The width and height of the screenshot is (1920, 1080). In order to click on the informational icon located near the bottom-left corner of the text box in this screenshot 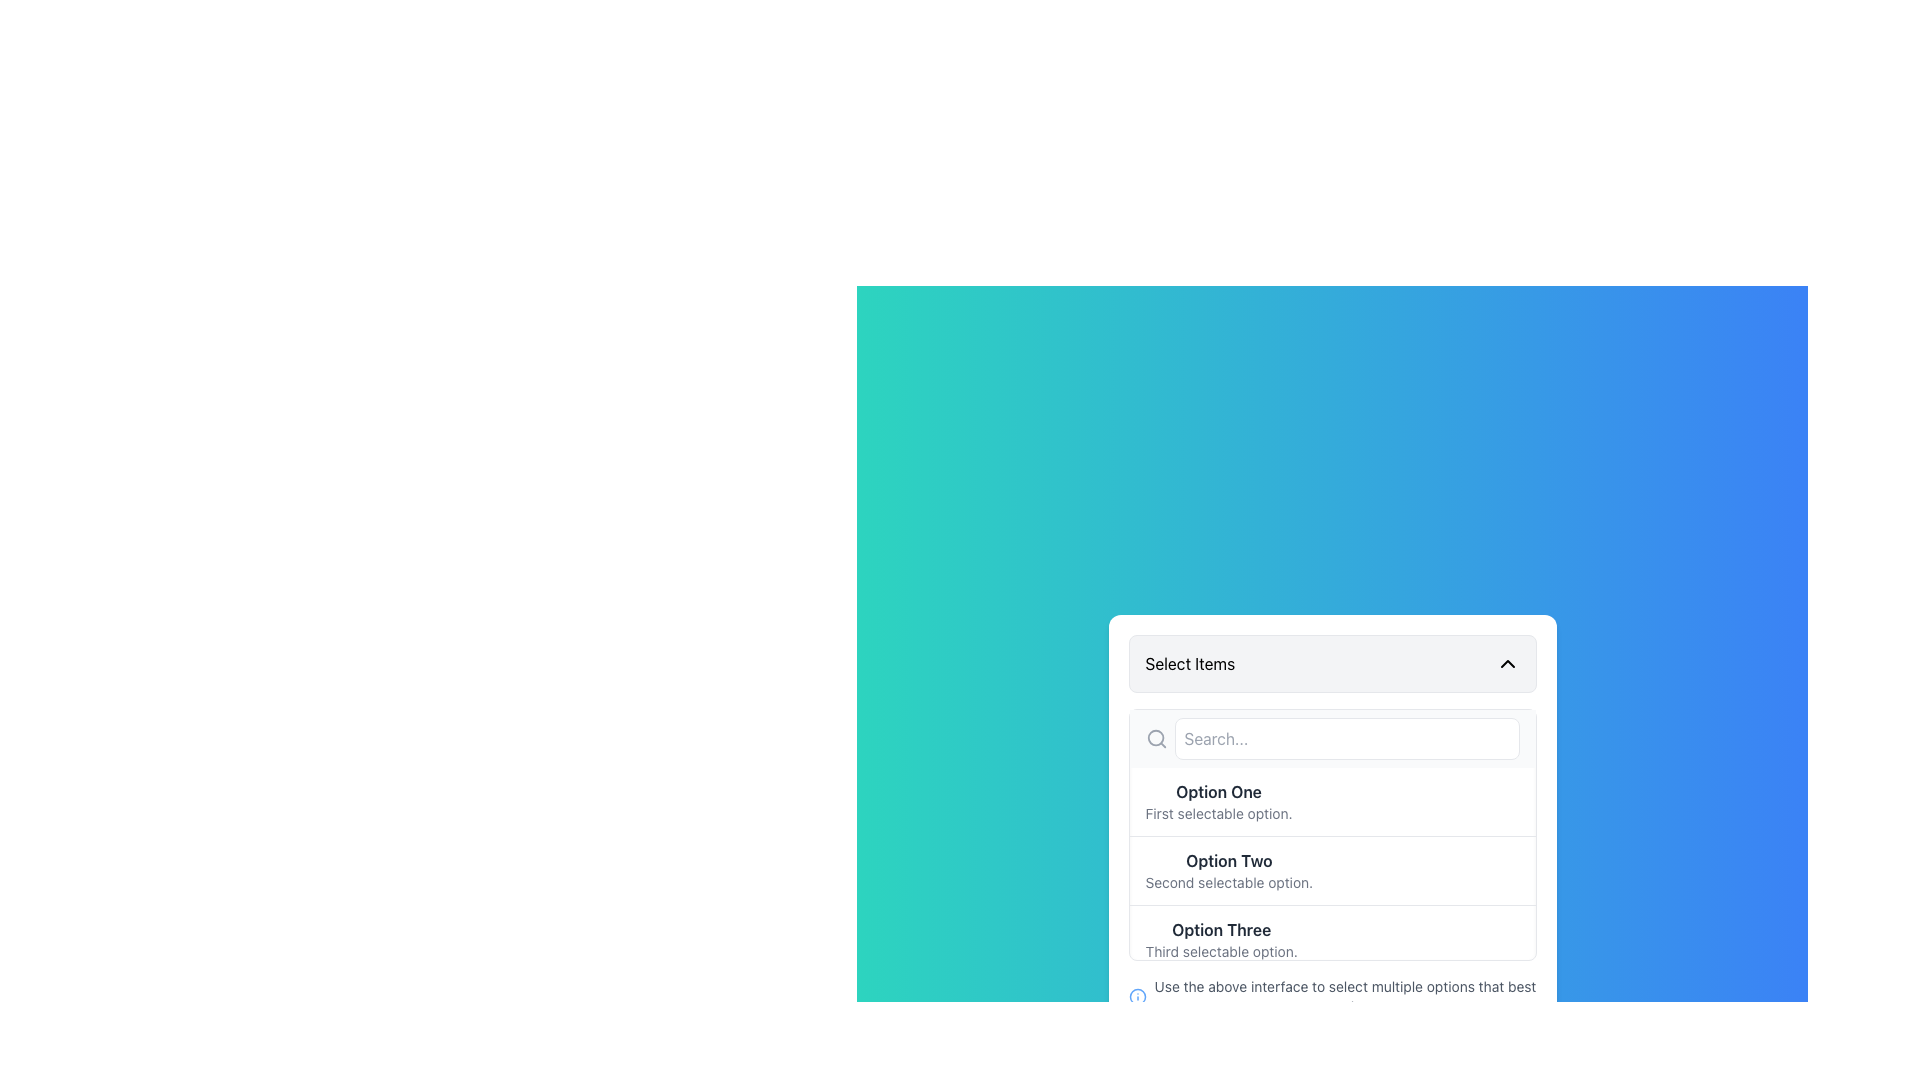, I will do `click(1137, 996)`.